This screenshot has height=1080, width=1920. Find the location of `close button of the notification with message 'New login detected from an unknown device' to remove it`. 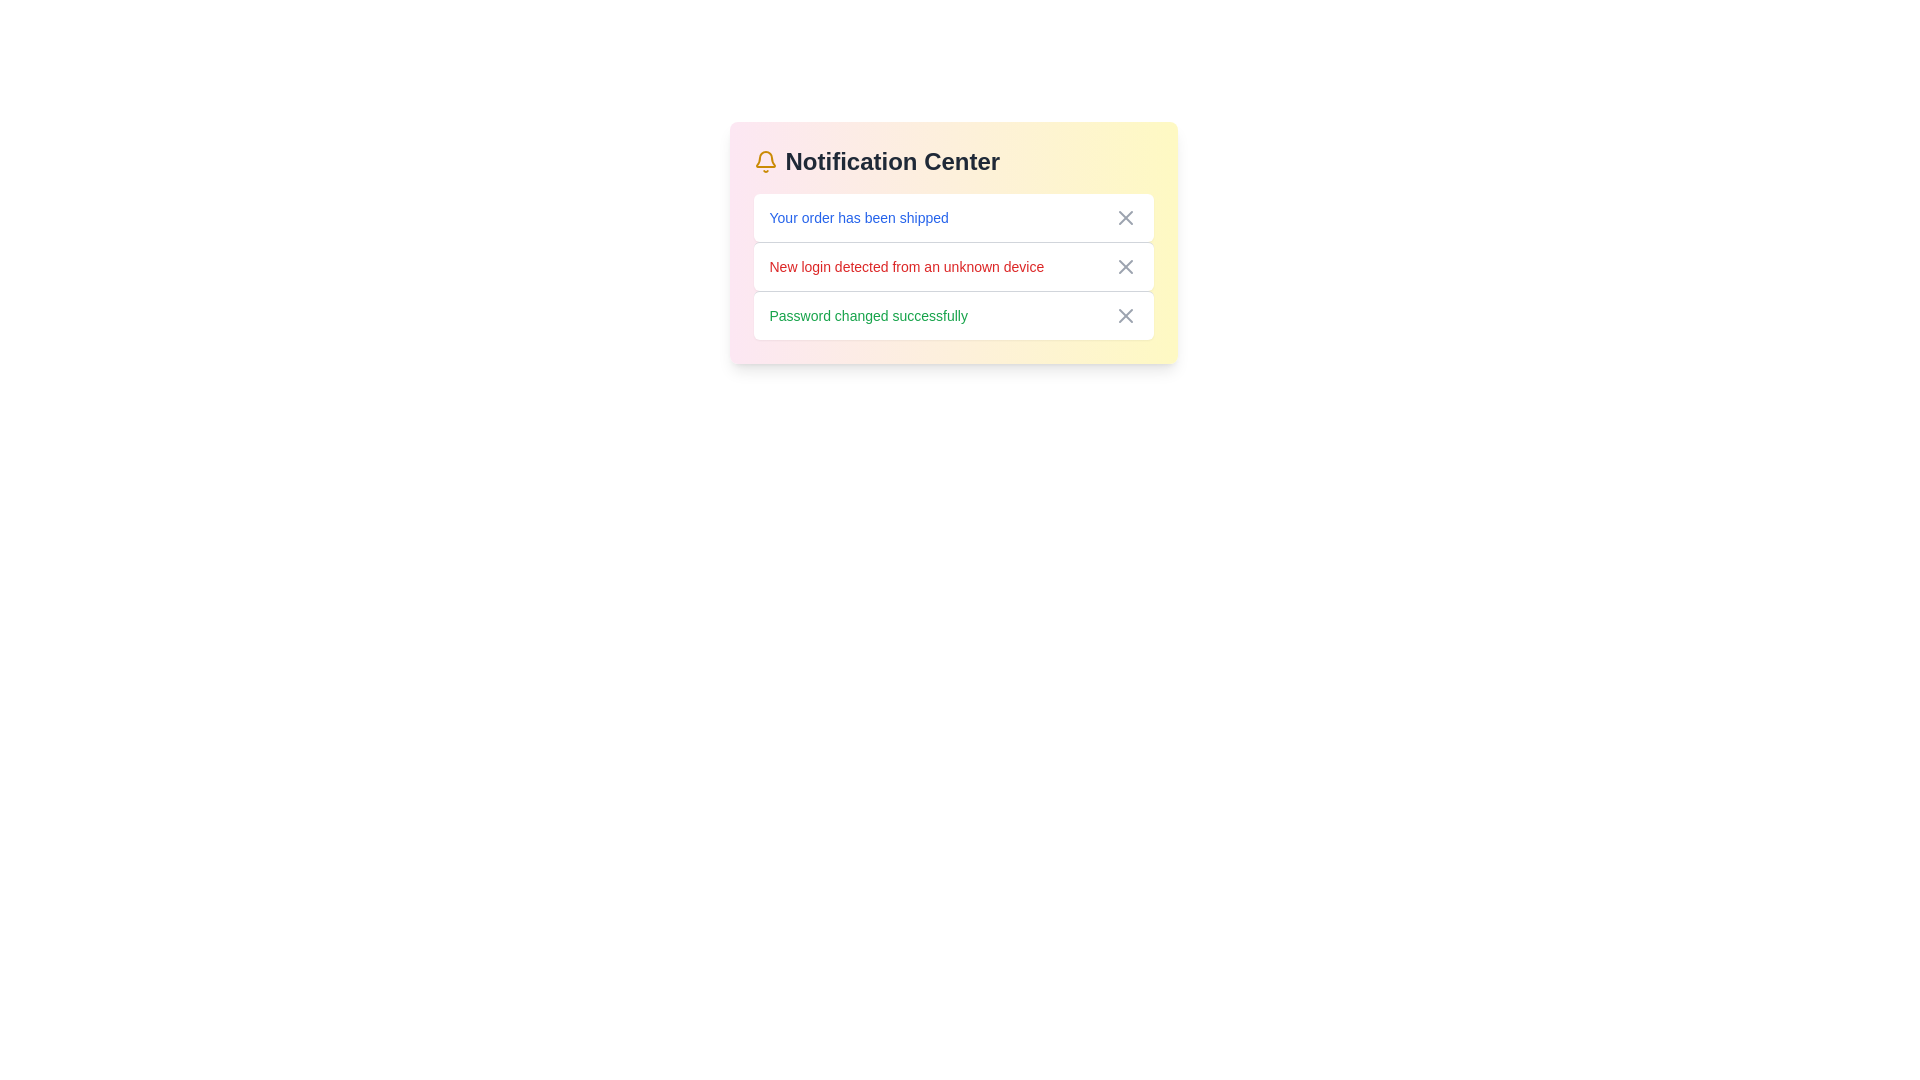

close button of the notification with message 'New login detected from an unknown device' to remove it is located at coordinates (1125, 265).